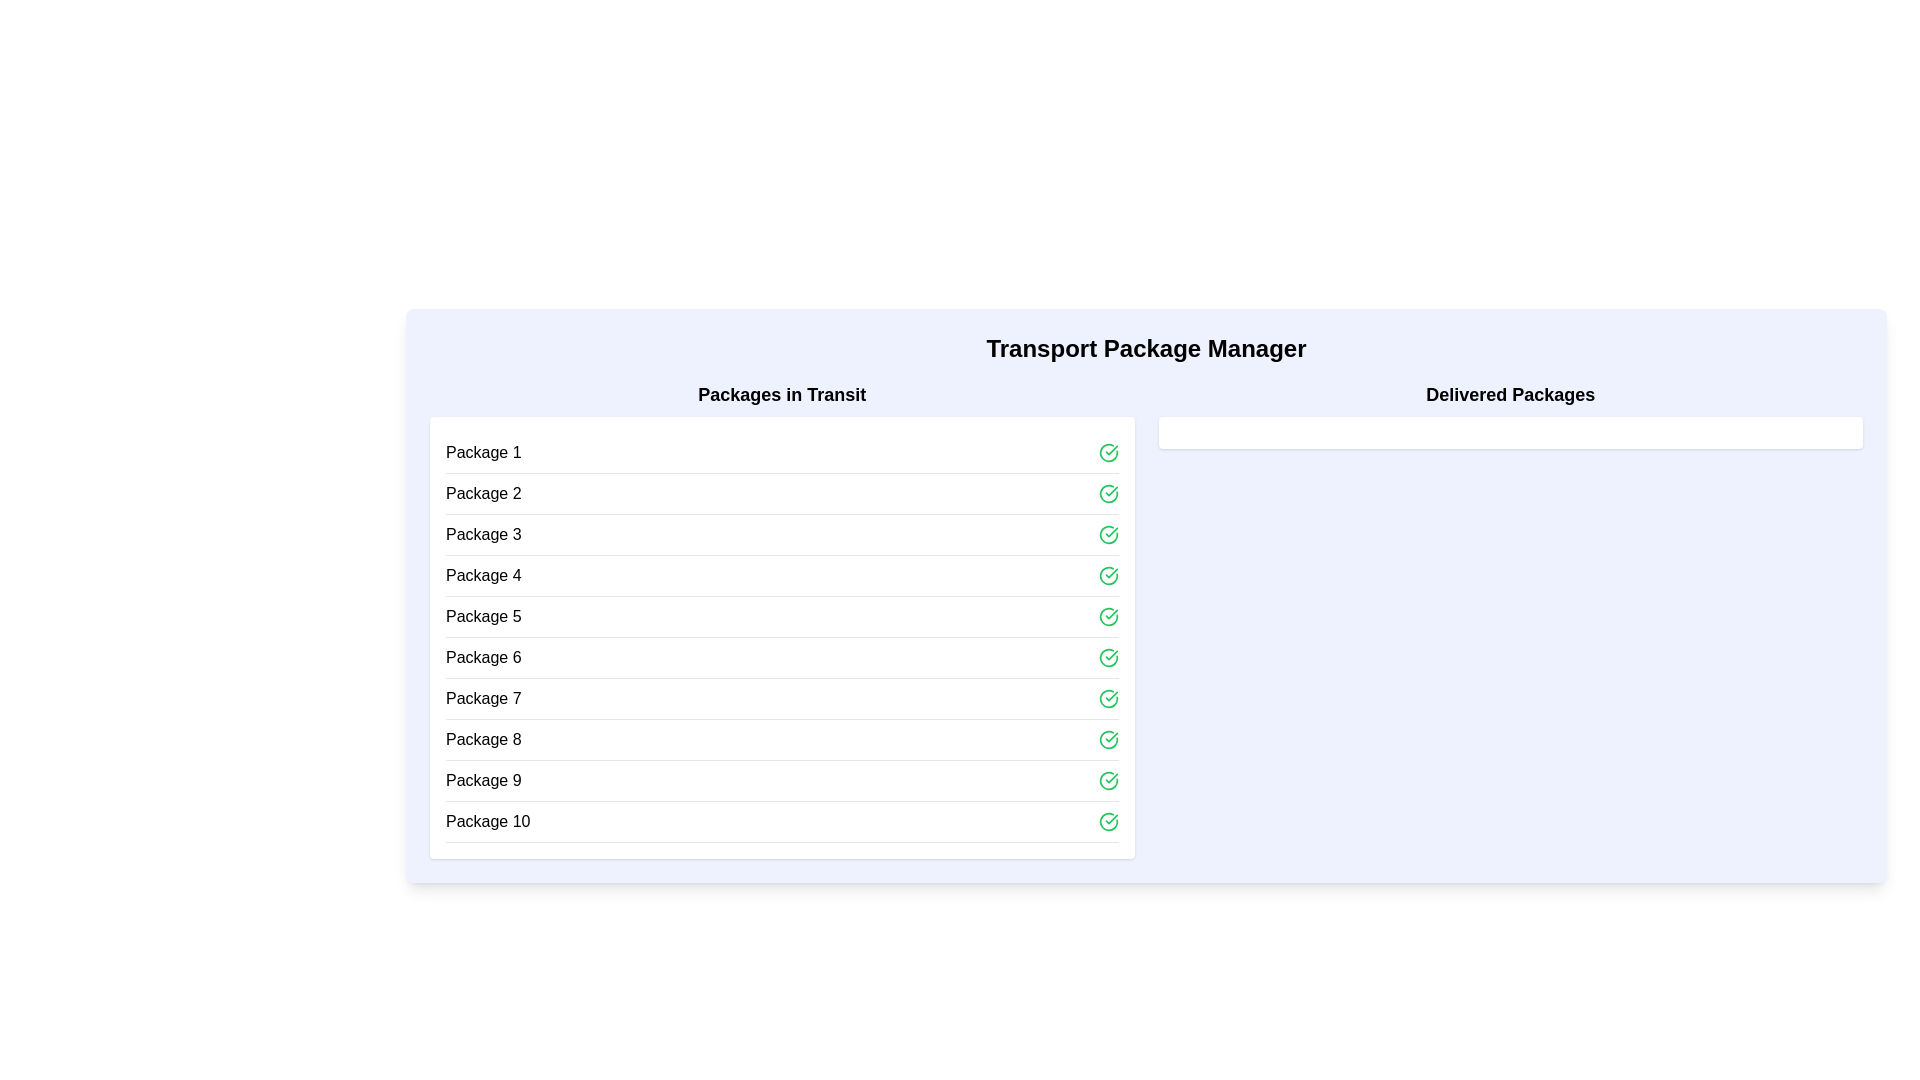  What do you see at coordinates (1107, 779) in the screenshot?
I see `status icon indicating a successful or complete status of 'Package 10', located in the 'Packages in Transit' section to the right of the package label` at bounding box center [1107, 779].